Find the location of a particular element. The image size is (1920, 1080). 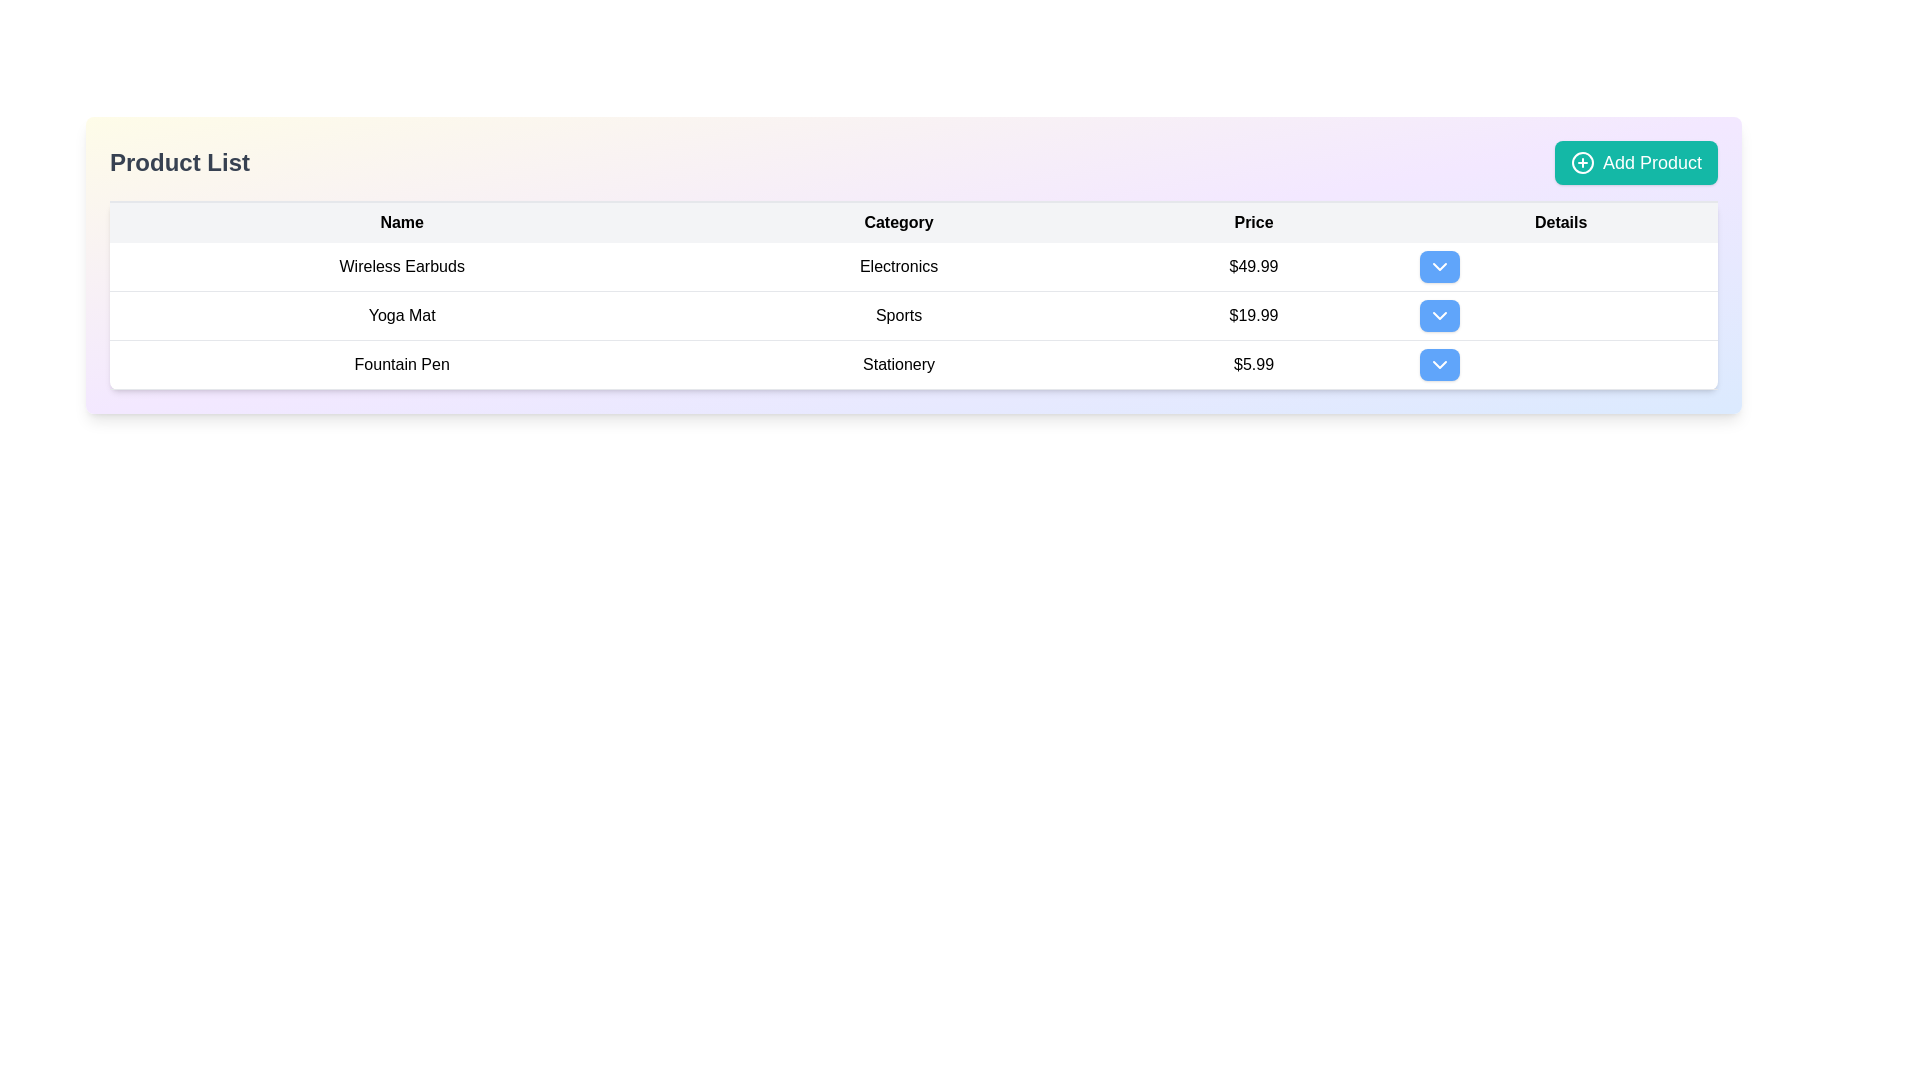

the 'Yoga Mat' text label located in the second row of the 'Product List' table under the 'Name' column is located at coordinates (401, 315).